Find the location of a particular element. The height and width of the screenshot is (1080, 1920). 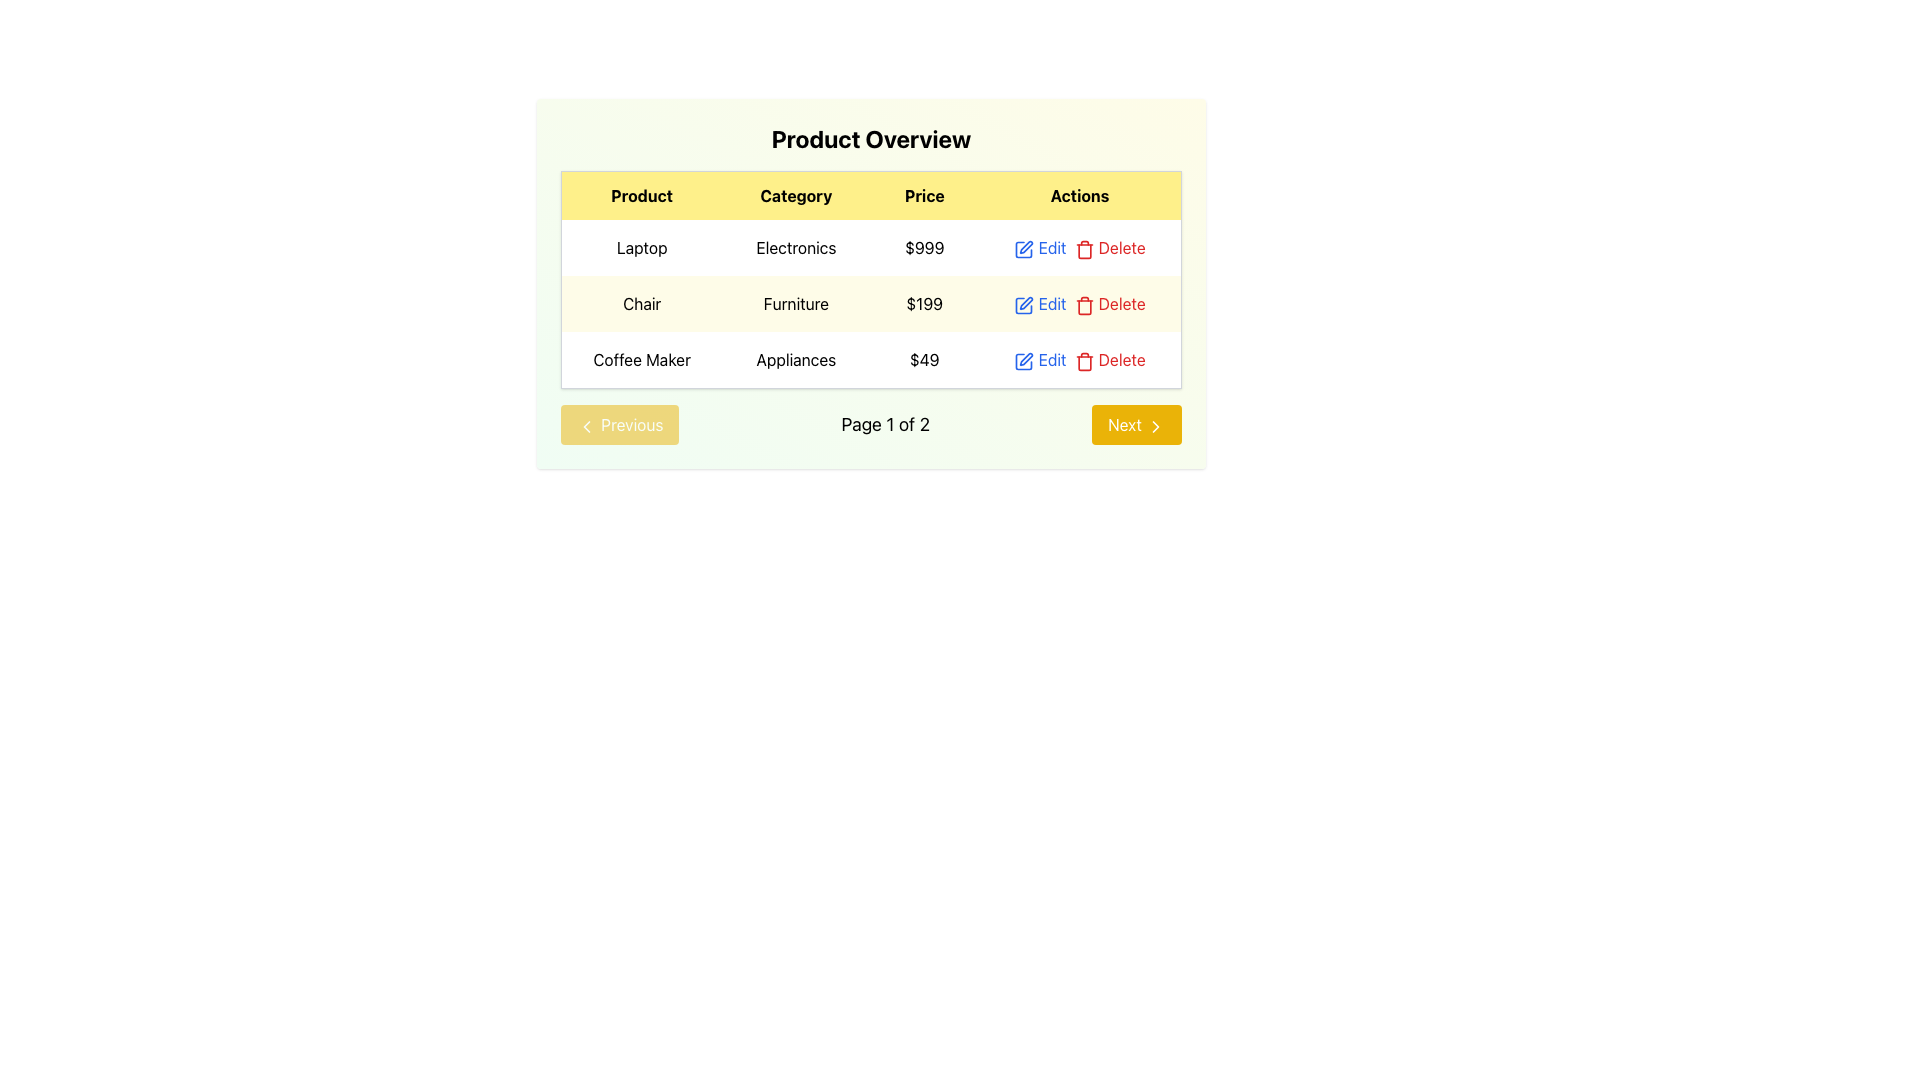

the left-facing chevron arrow icon within the 'Previous' button located at the bottom-left of the pagination control is located at coordinates (585, 424).